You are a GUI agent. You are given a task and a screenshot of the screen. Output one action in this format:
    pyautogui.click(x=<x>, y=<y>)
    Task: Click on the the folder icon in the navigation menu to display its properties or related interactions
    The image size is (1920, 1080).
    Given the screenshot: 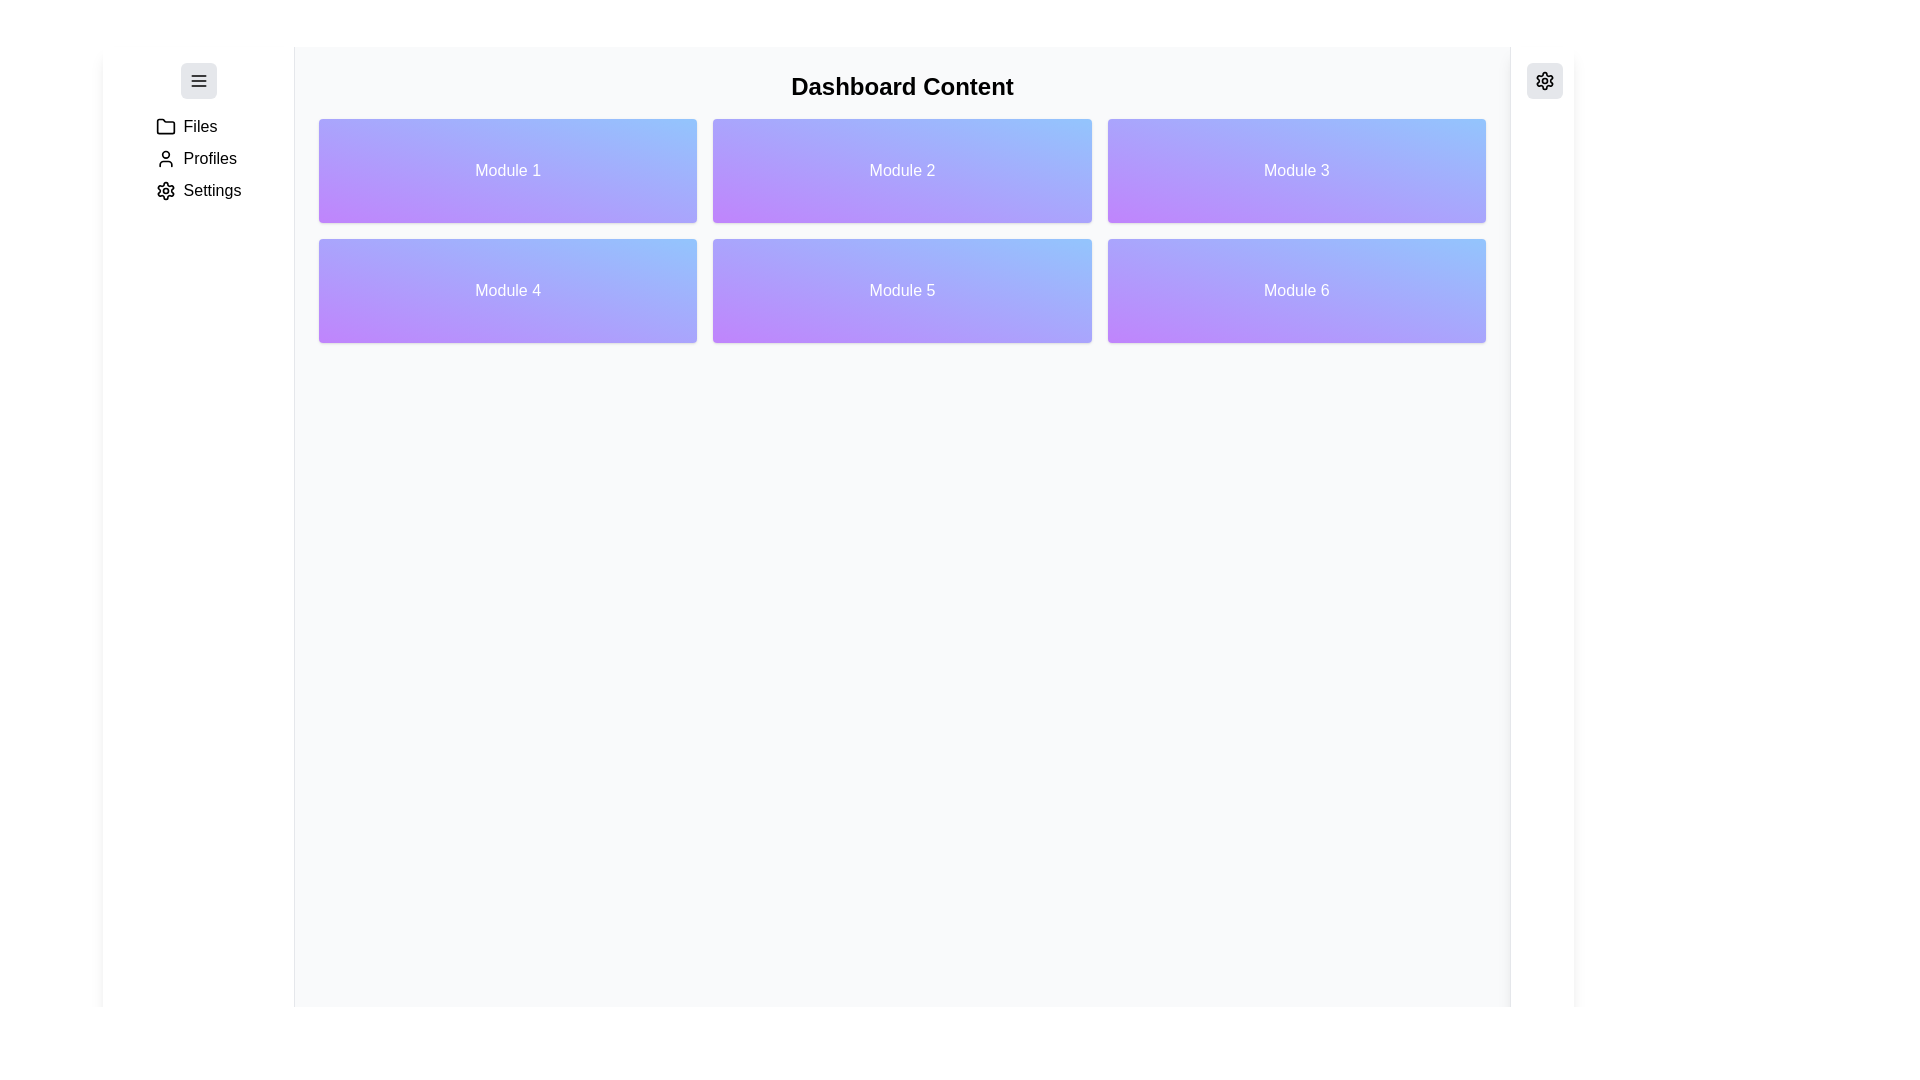 What is the action you would take?
    pyautogui.click(x=165, y=127)
    